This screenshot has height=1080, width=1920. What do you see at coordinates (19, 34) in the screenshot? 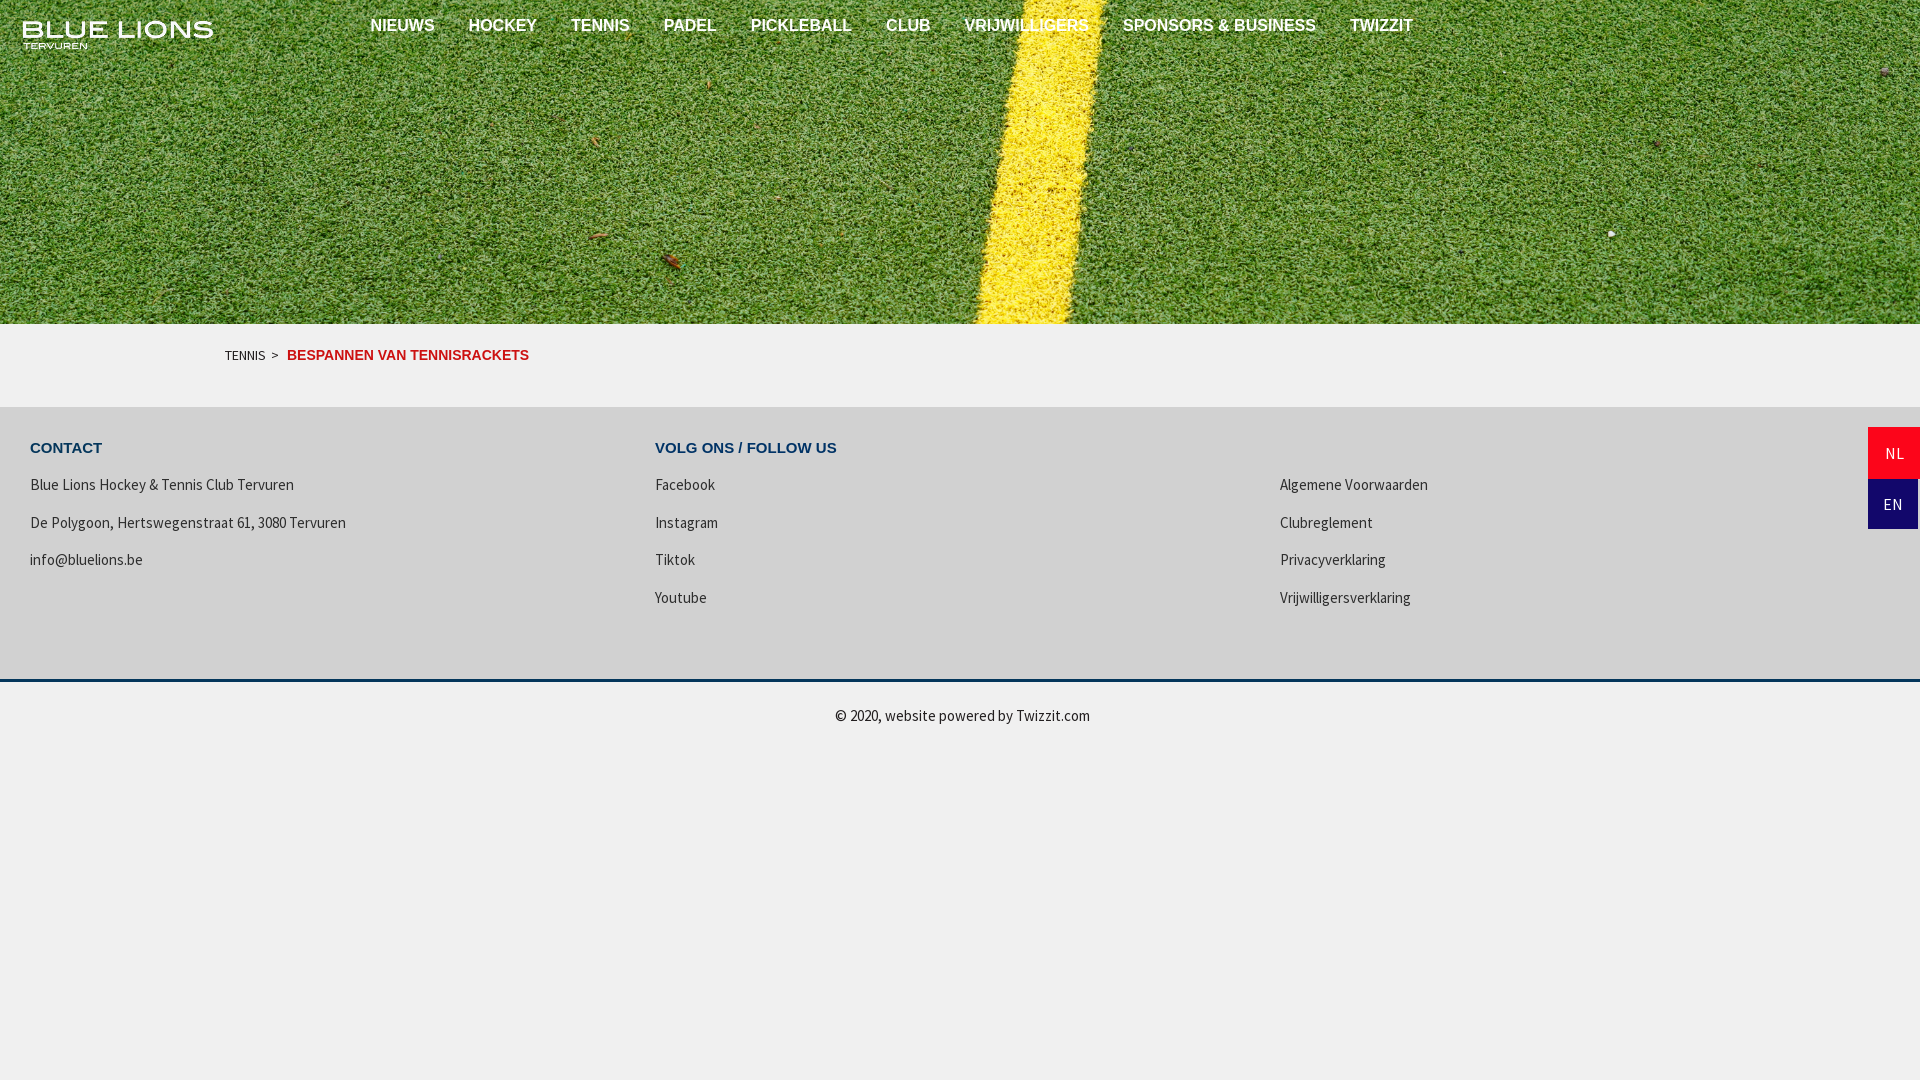
I see `' '` at bounding box center [19, 34].